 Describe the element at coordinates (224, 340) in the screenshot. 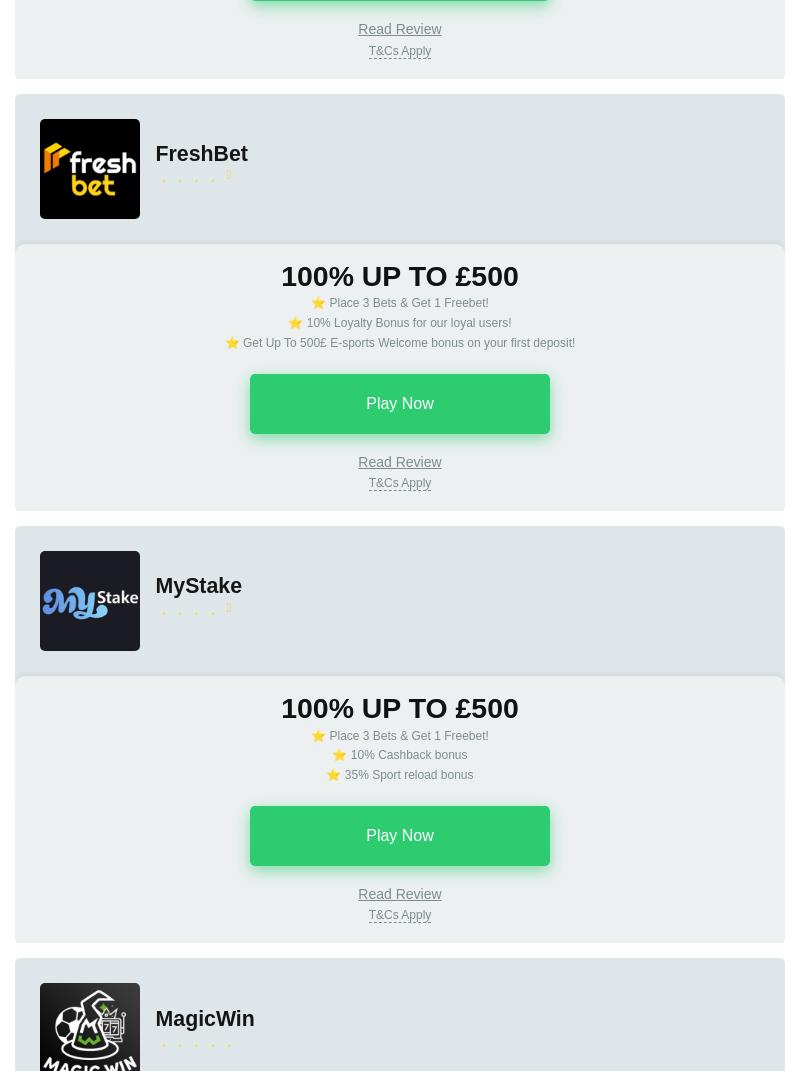

I see `'⭐ Get Up To 500£ E-sports Welcome bonus on your first deposit!'` at that location.